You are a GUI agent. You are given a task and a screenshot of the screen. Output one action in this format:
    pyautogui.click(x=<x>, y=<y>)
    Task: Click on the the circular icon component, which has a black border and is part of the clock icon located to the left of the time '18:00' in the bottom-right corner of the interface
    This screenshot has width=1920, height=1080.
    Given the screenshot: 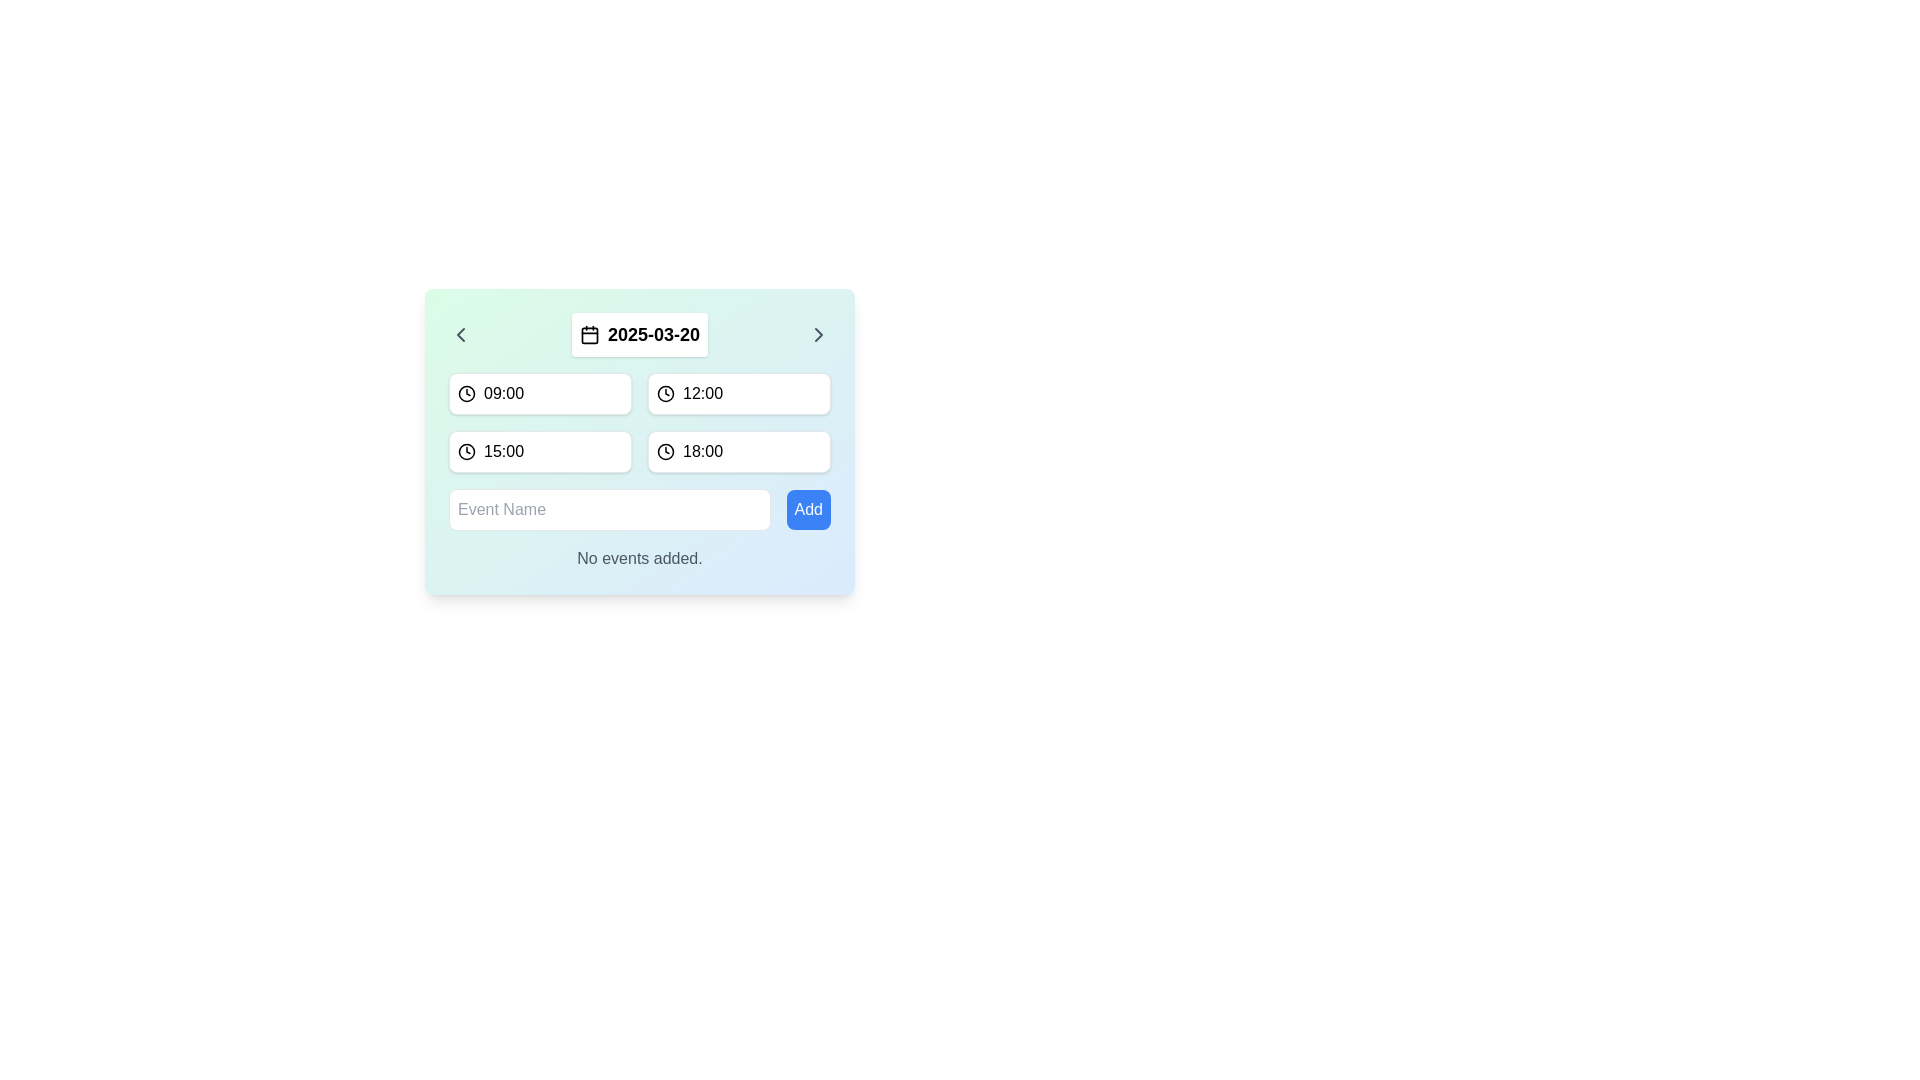 What is the action you would take?
    pyautogui.click(x=666, y=451)
    